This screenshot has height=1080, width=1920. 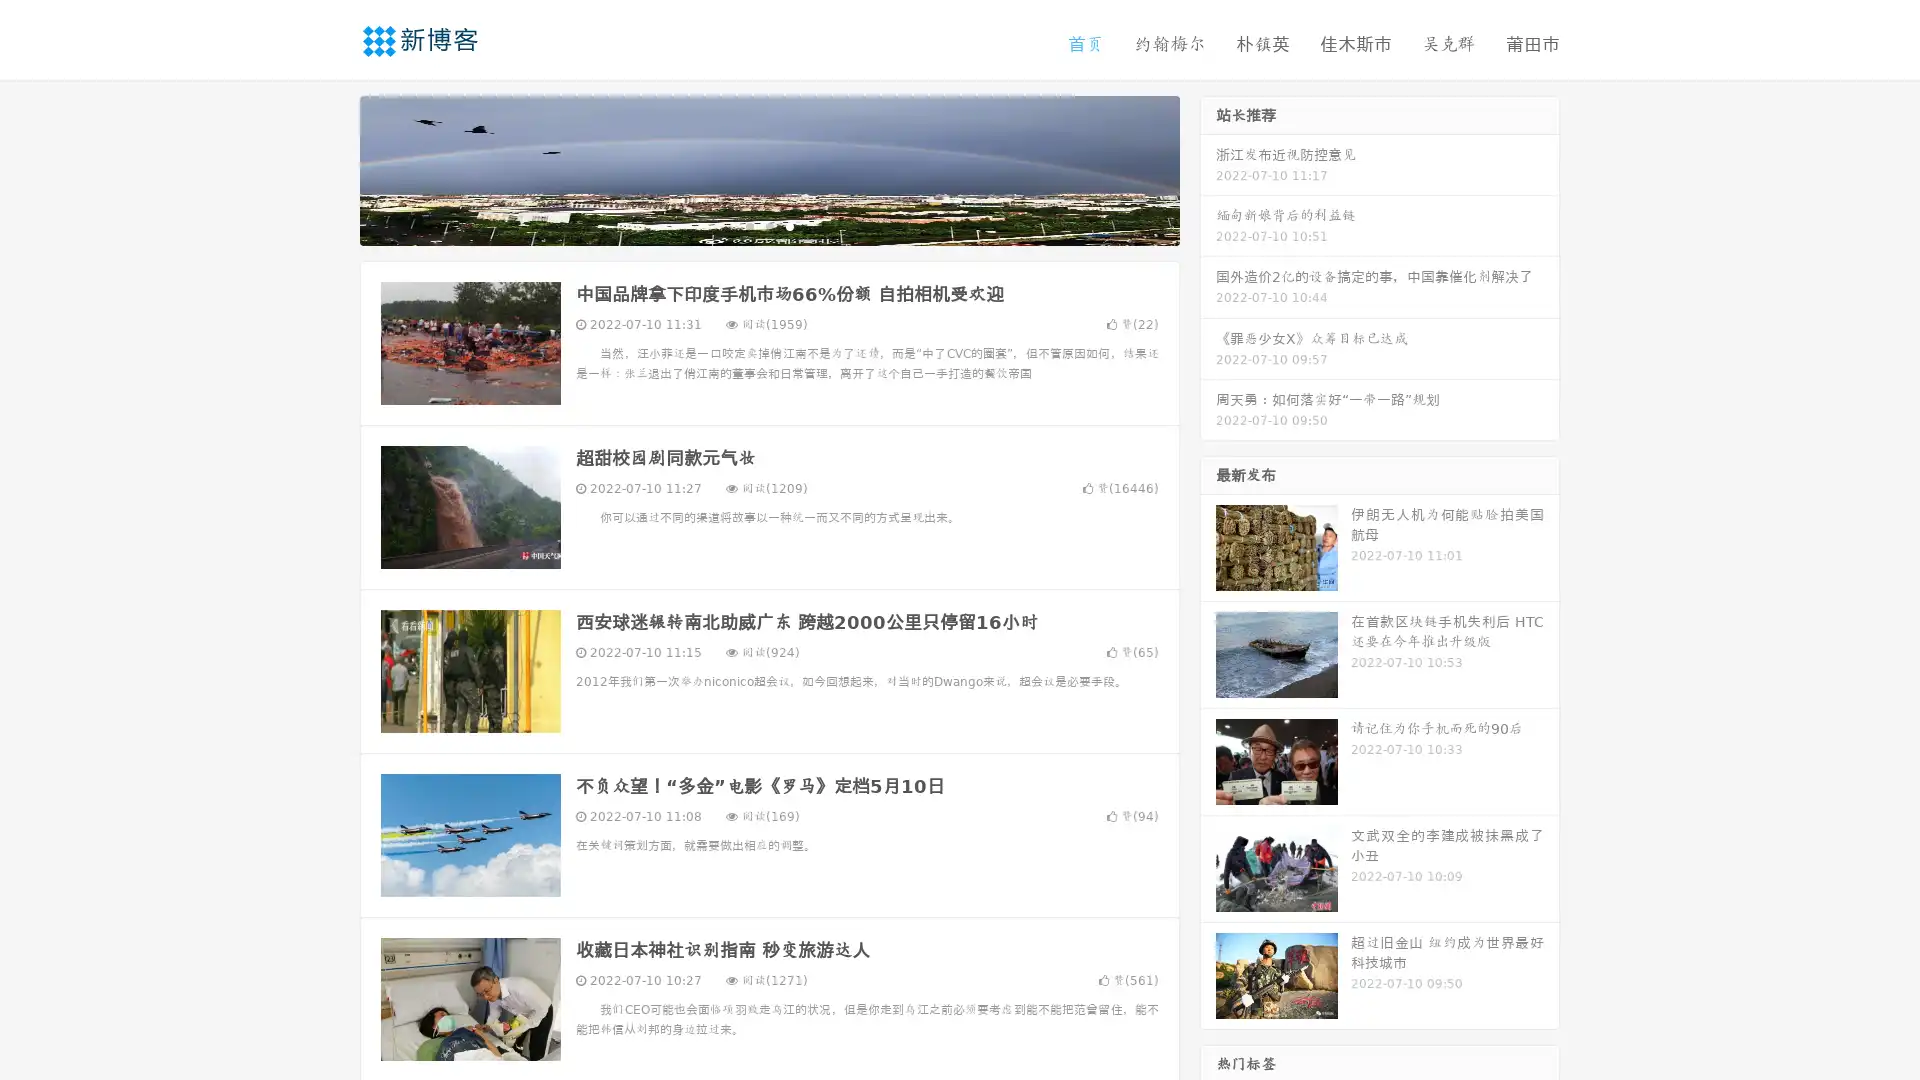 What do you see at coordinates (789, 225) in the screenshot?
I see `Go to slide 3` at bounding box center [789, 225].